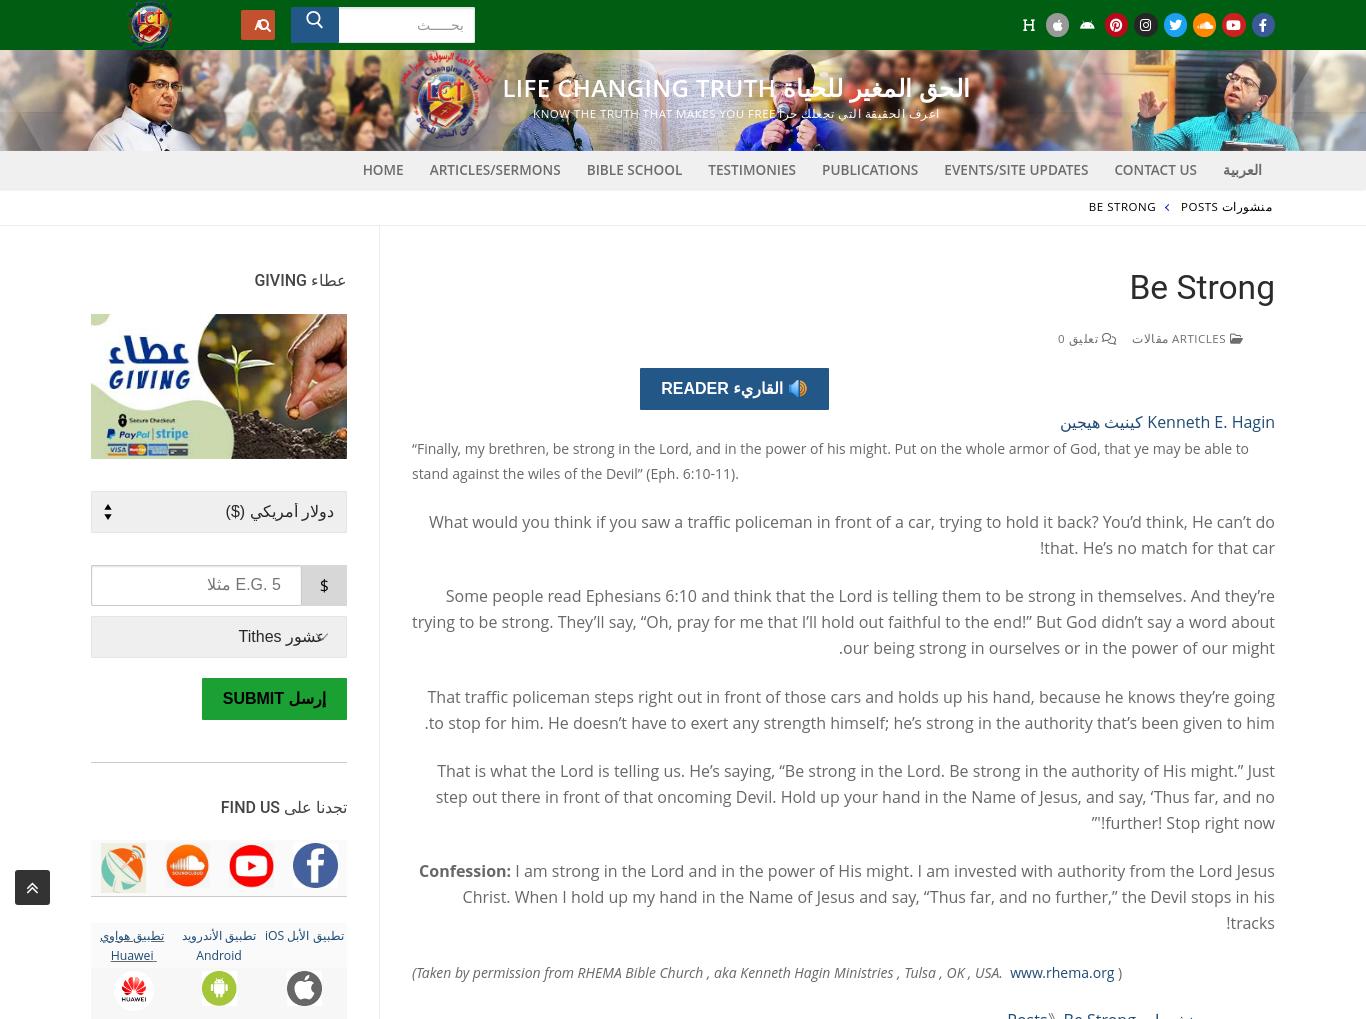 The height and width of the screenshot is (1019, 1366). What do you see at coordinates (1155, 169) in the screenshot?
I see `'Contact Us'` at bounding box center [1155, 169].